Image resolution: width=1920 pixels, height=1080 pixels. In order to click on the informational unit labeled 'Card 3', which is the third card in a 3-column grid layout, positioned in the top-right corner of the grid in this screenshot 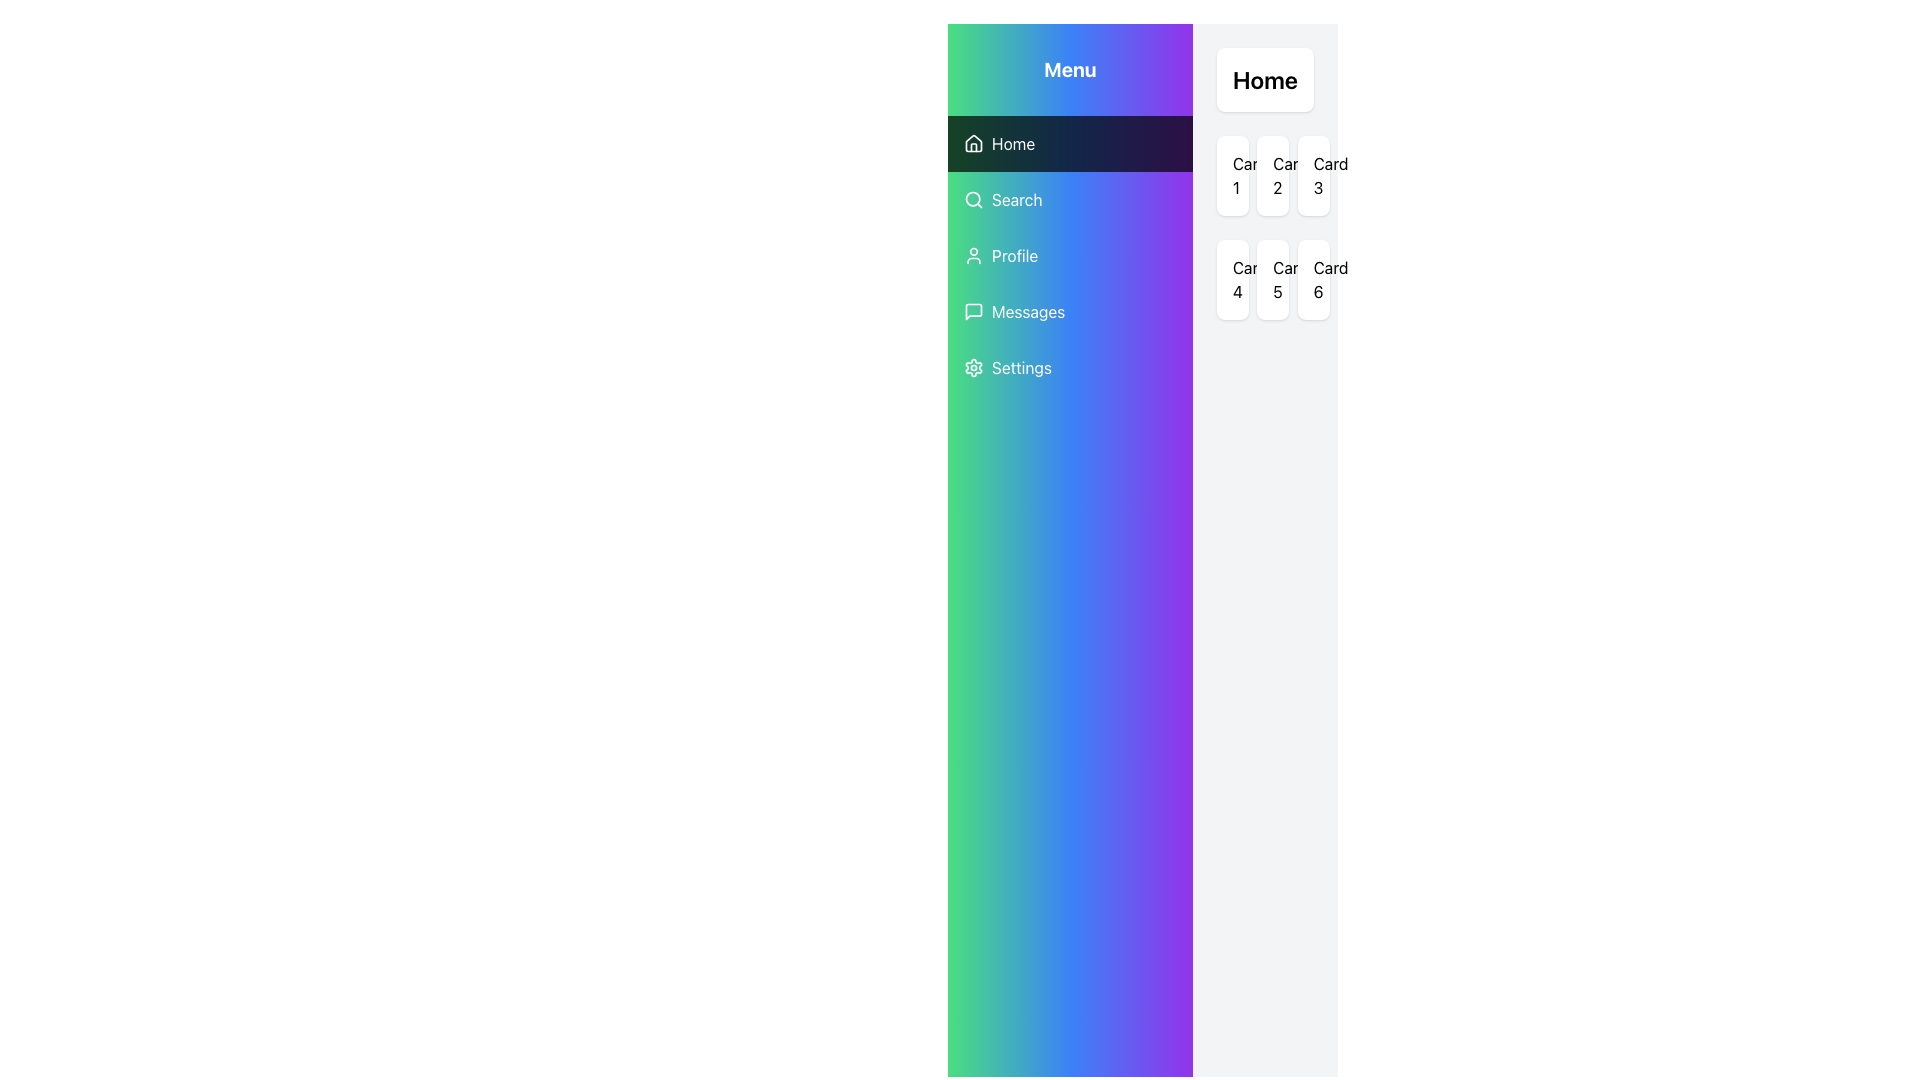, I will do `click(1313, 175)`.